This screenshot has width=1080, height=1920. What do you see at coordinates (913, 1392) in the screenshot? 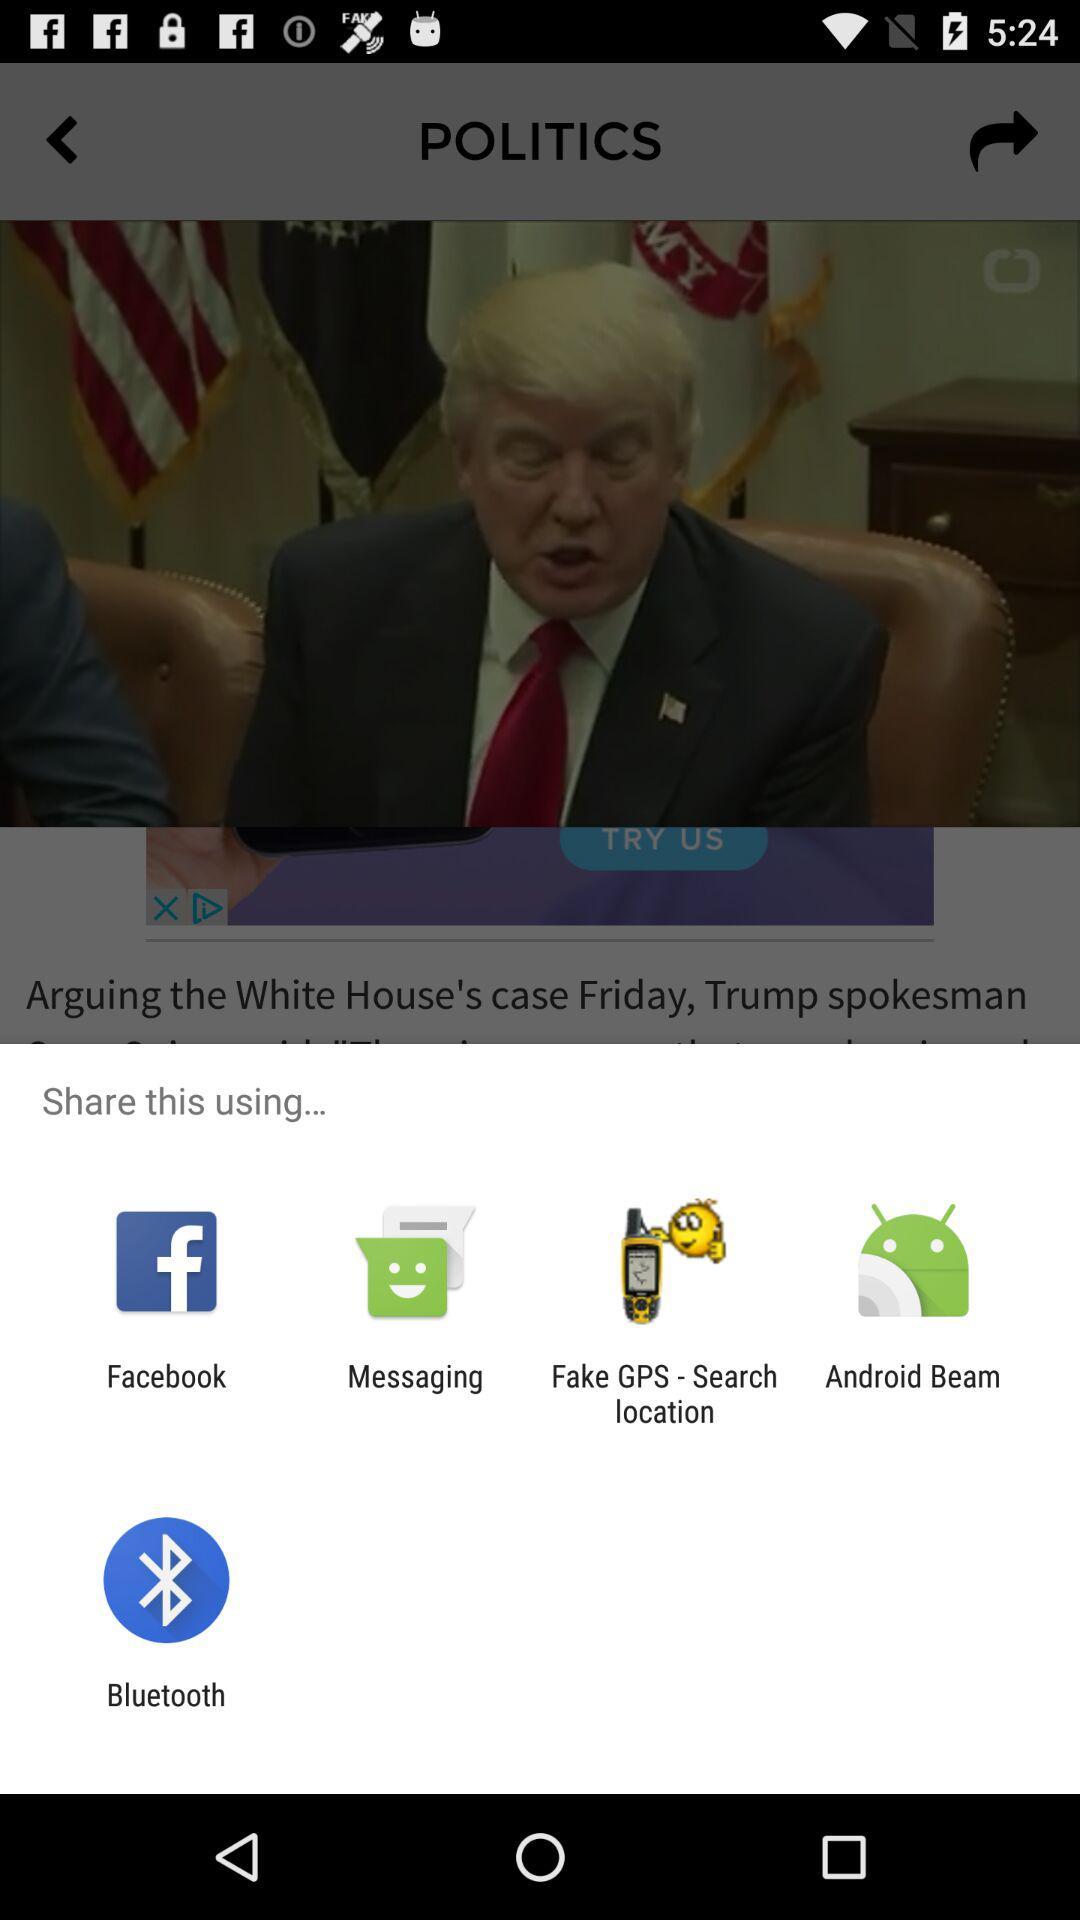
I see `the item at the bottom right corner` at bounding box center [913, 1392].